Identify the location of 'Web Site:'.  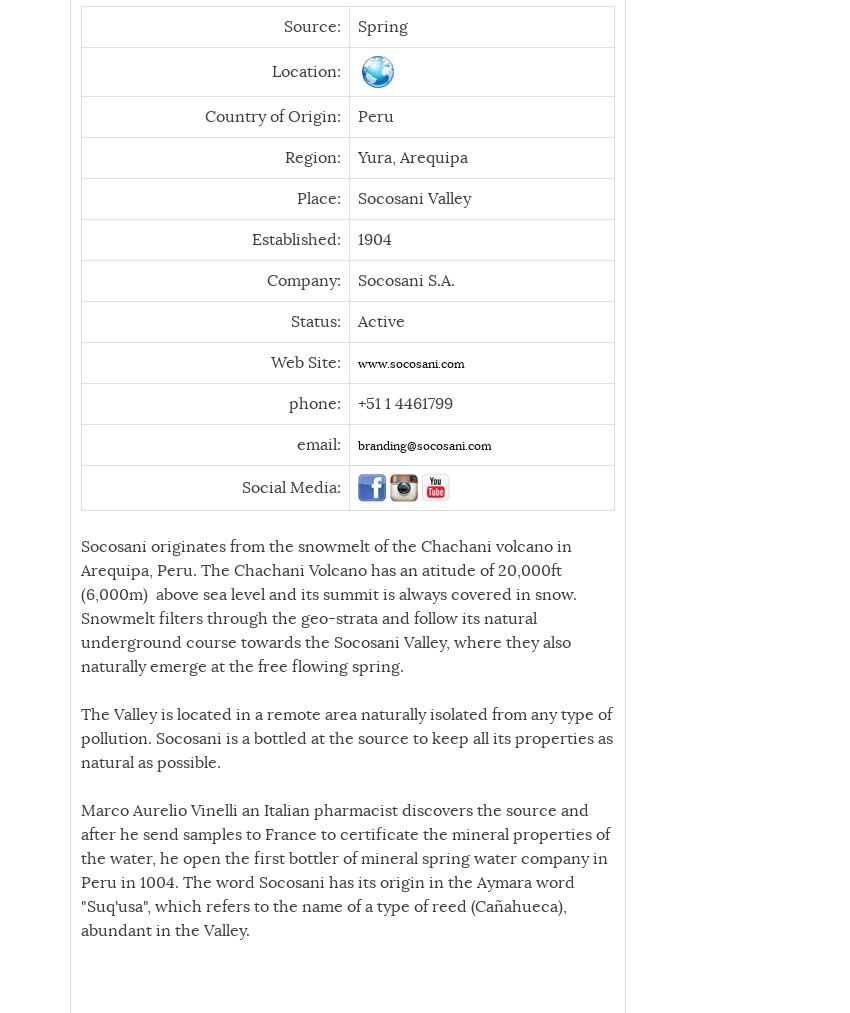
(268, 362).